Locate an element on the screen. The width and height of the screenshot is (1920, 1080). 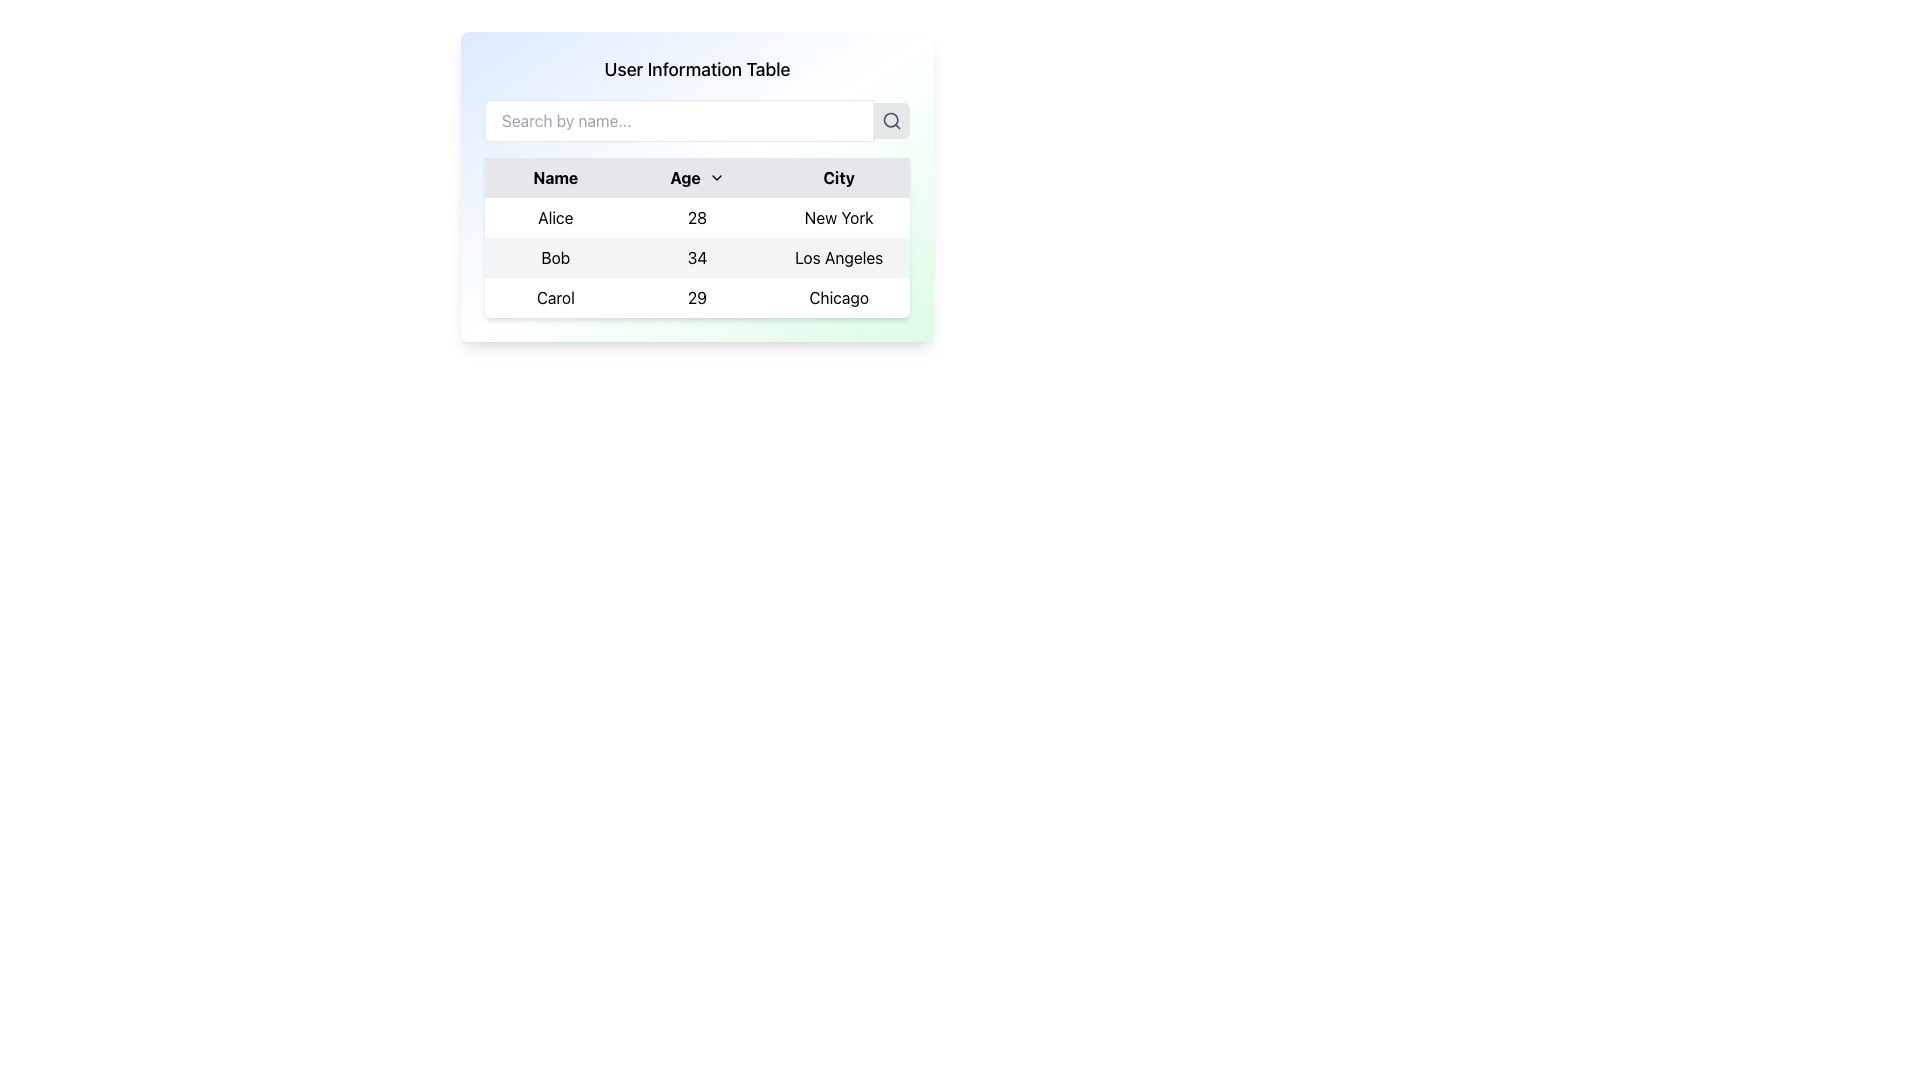
the gray button with a magnifying glass icon located at the rightmost end of the search bar is located at coordinates (891, 120).